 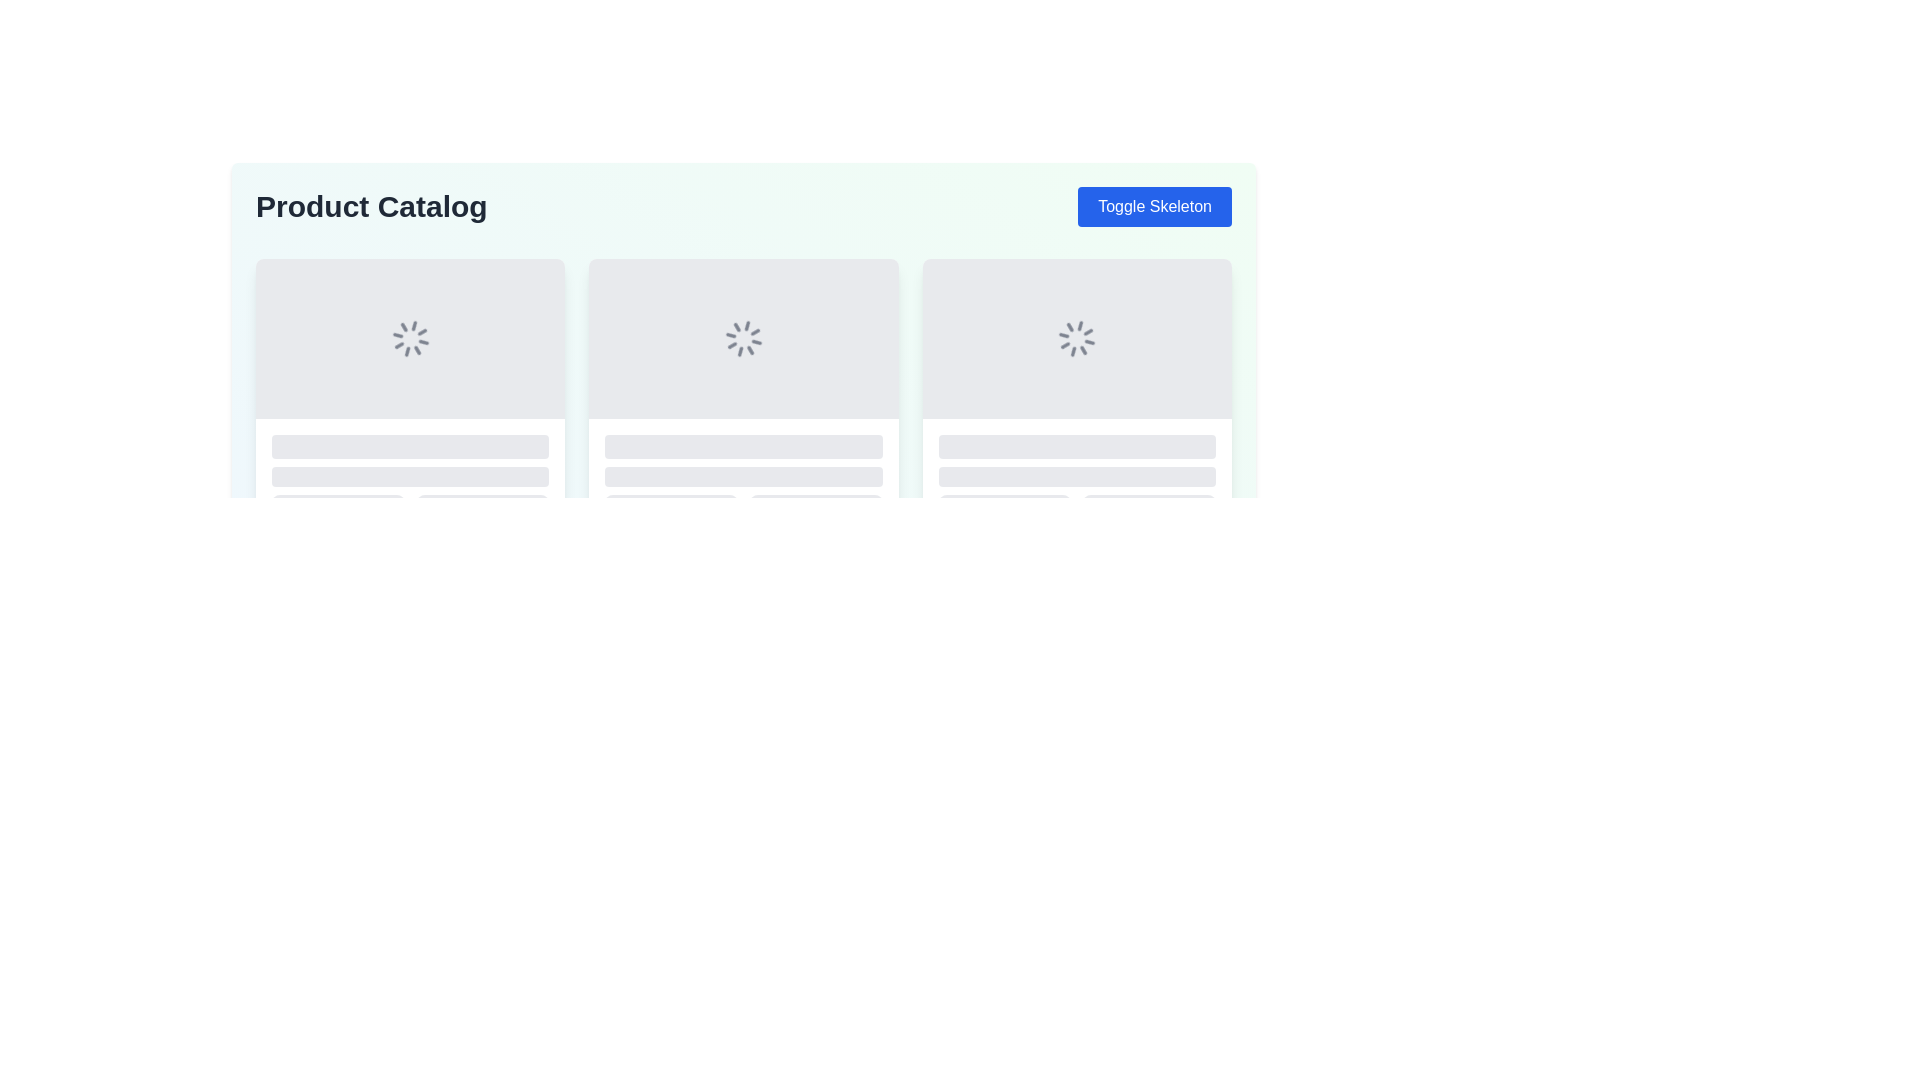 I want to click on the bold, large-sized text element that reads 'Product Catalog', which is styled in dark gray and located at the upper left part of the interface, so click(x=371, y=207).